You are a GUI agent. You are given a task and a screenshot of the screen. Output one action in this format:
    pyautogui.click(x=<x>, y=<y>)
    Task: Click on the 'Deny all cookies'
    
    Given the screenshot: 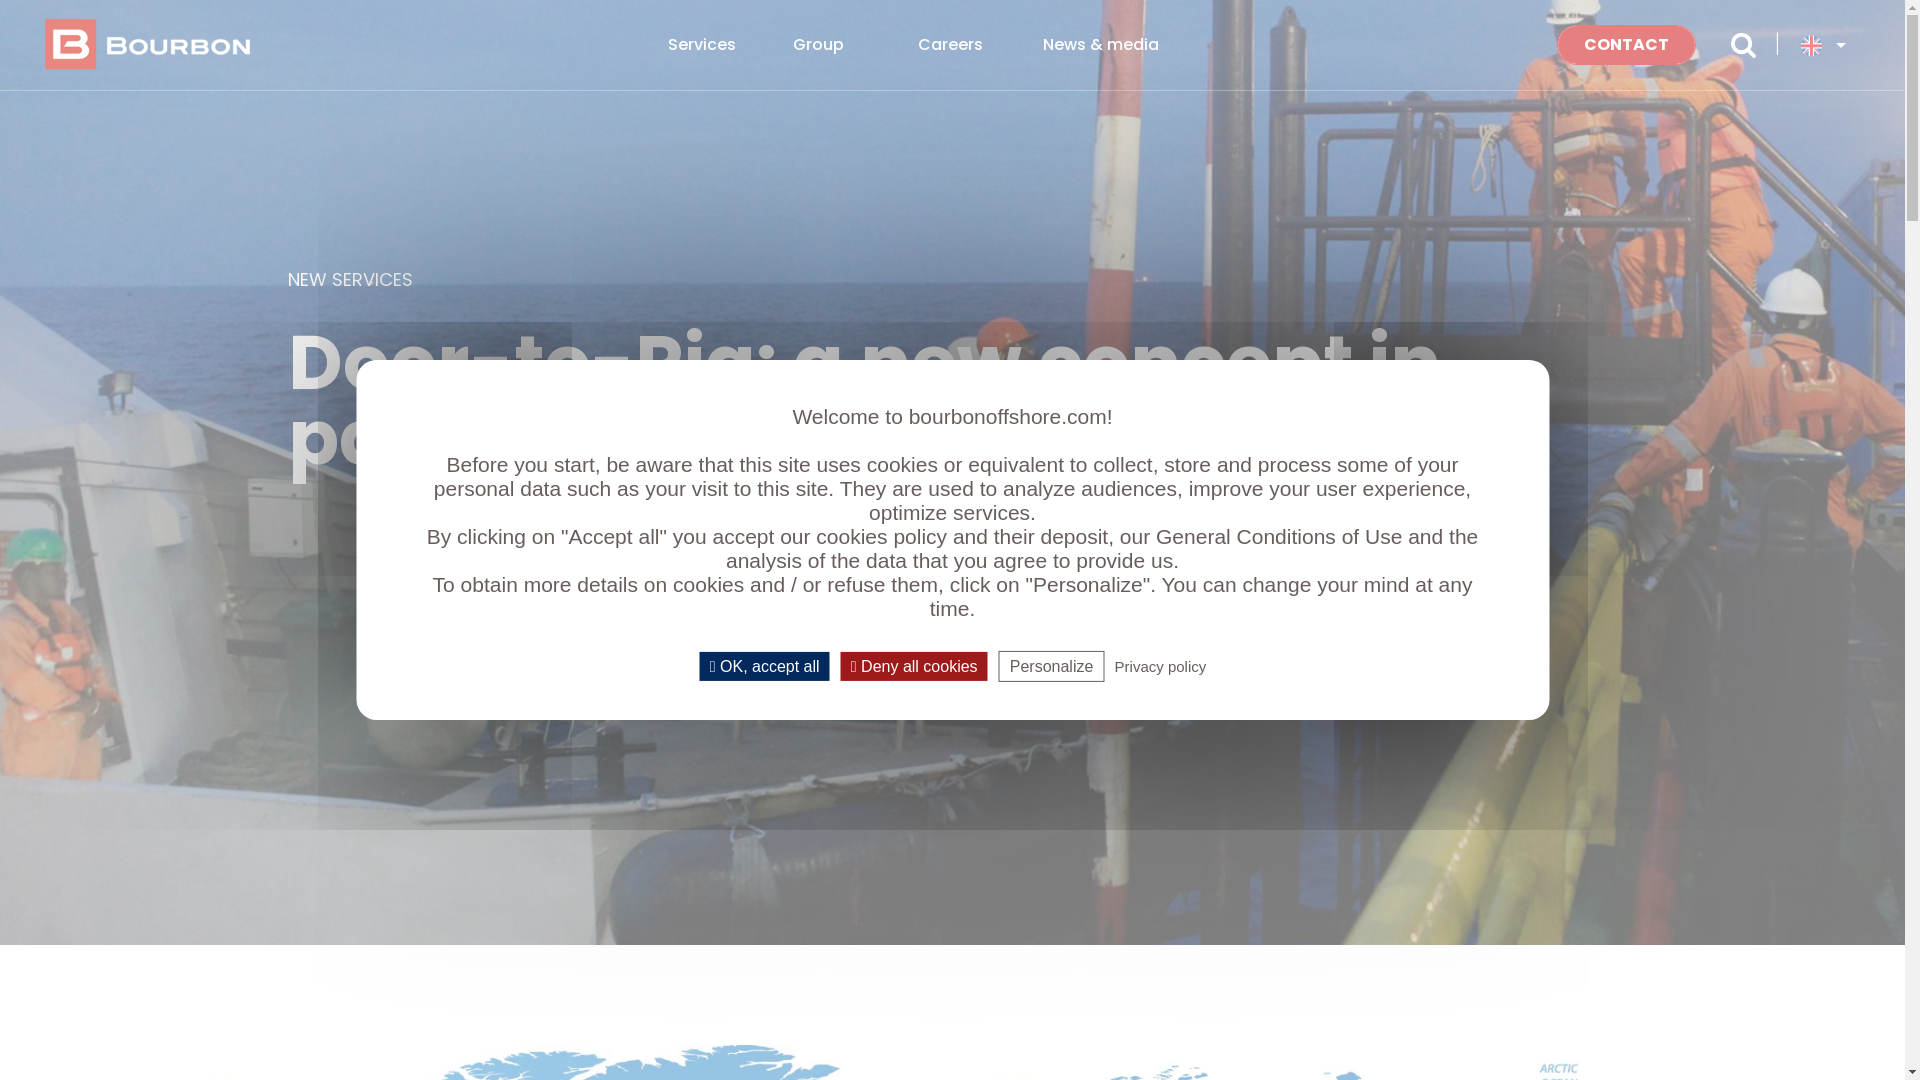 What is the action you would take?
    pyautogui.click(x=913, y=666)
    